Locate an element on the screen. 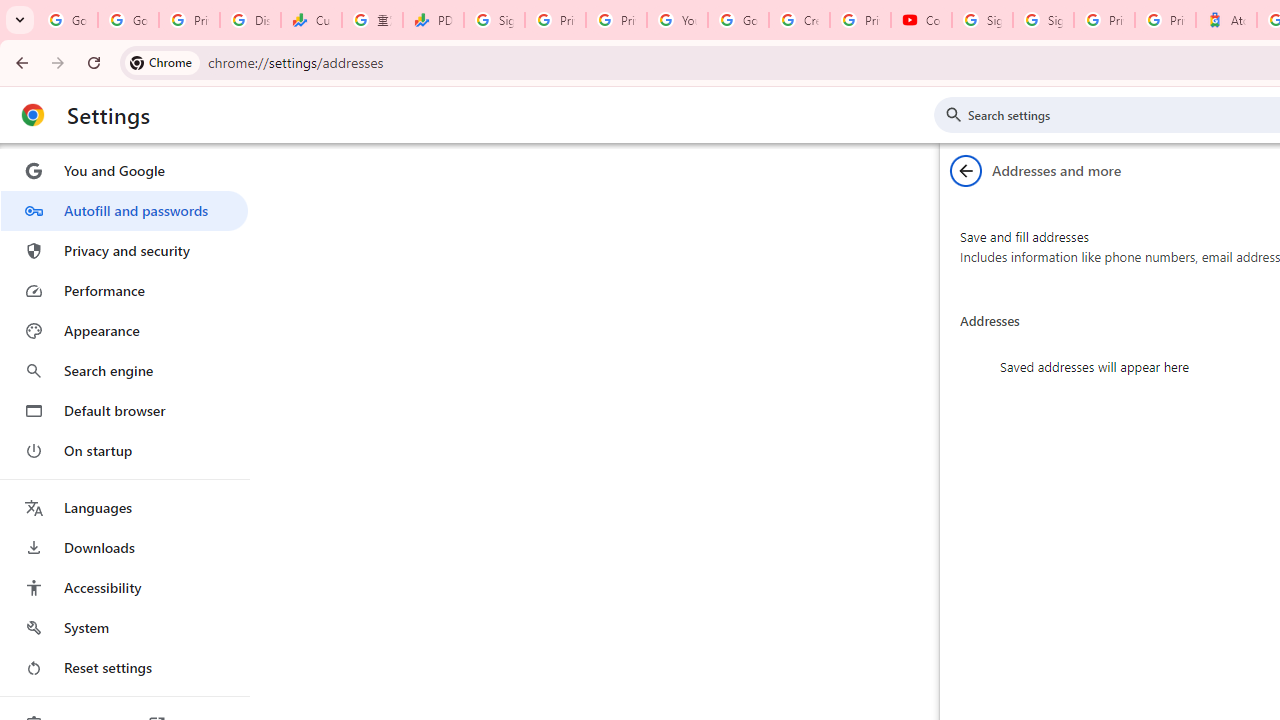  'Search engine' is located at coordinates (123, 371).